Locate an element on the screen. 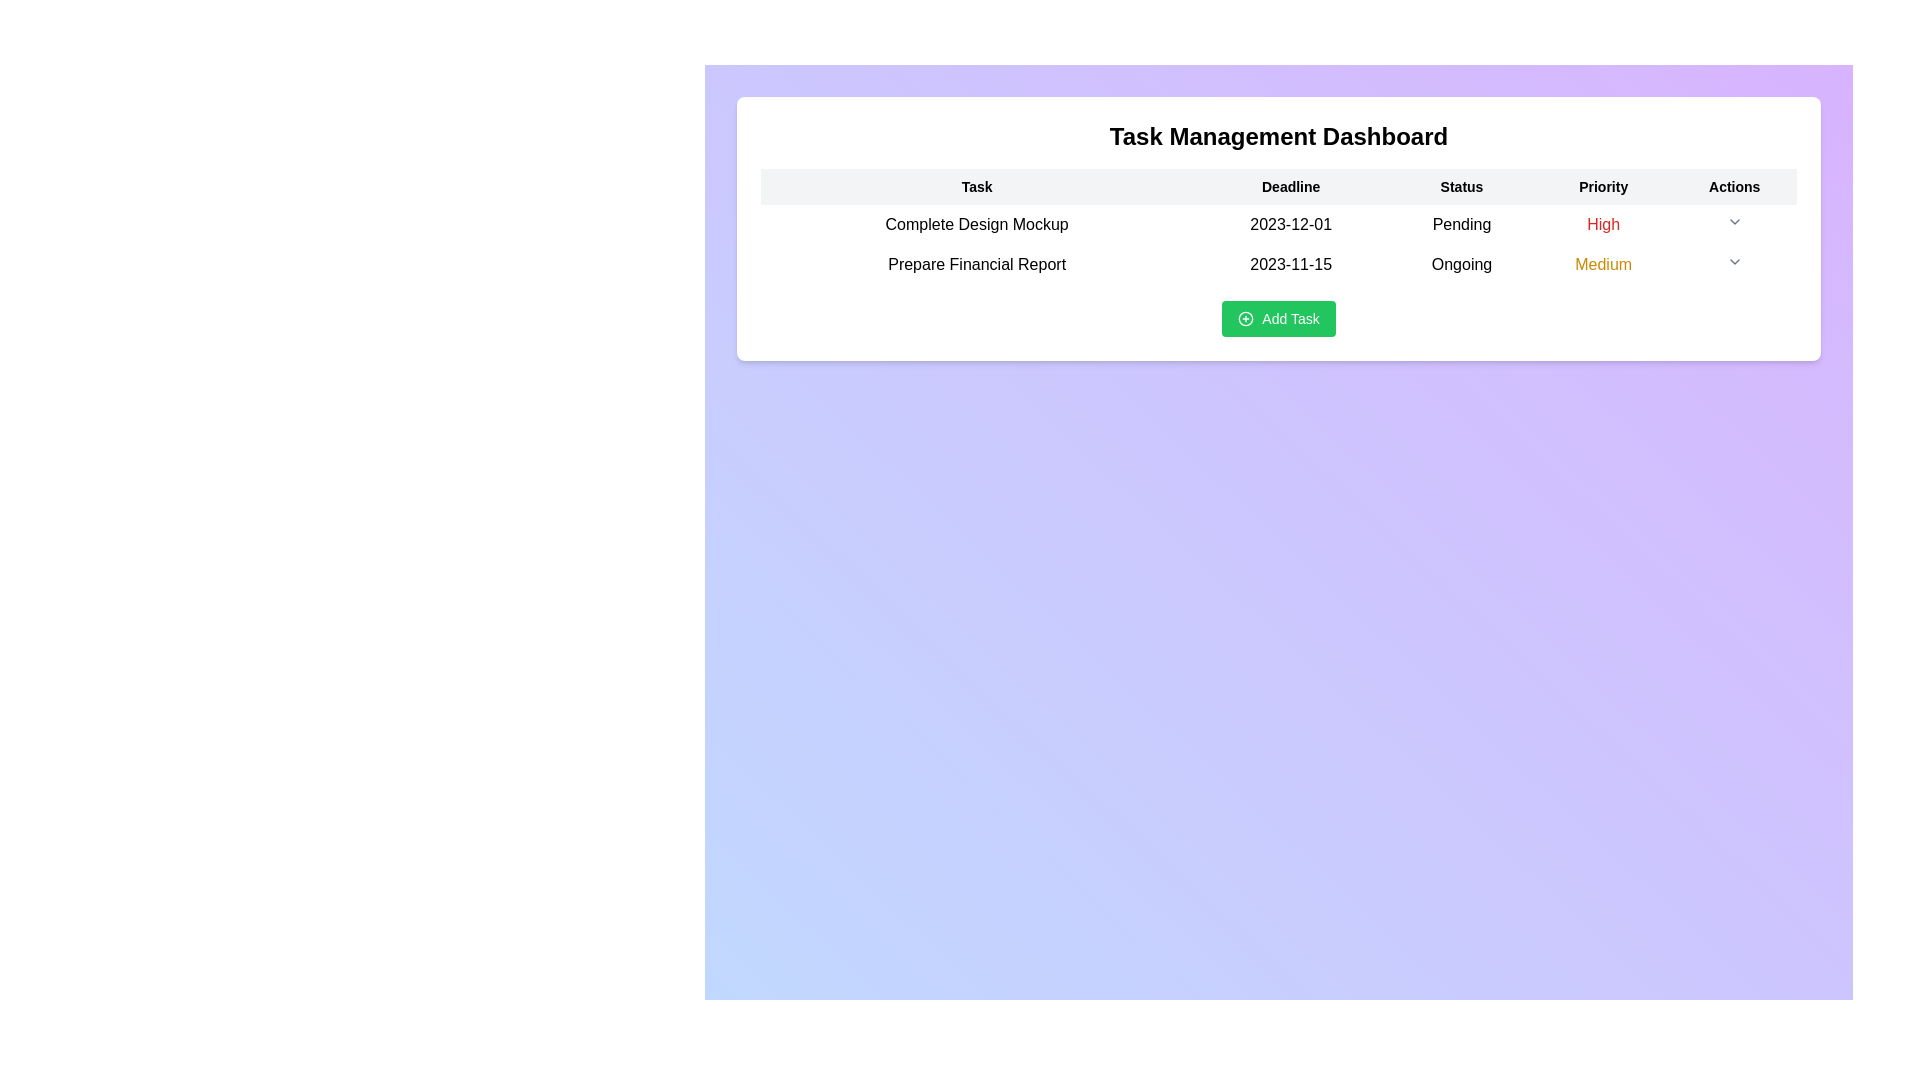 The image size is (1920, 1080). text content of the 'Status' label, which is the third header in a row of five headers in a task management dashboard is located at coordinates (1462, 186).